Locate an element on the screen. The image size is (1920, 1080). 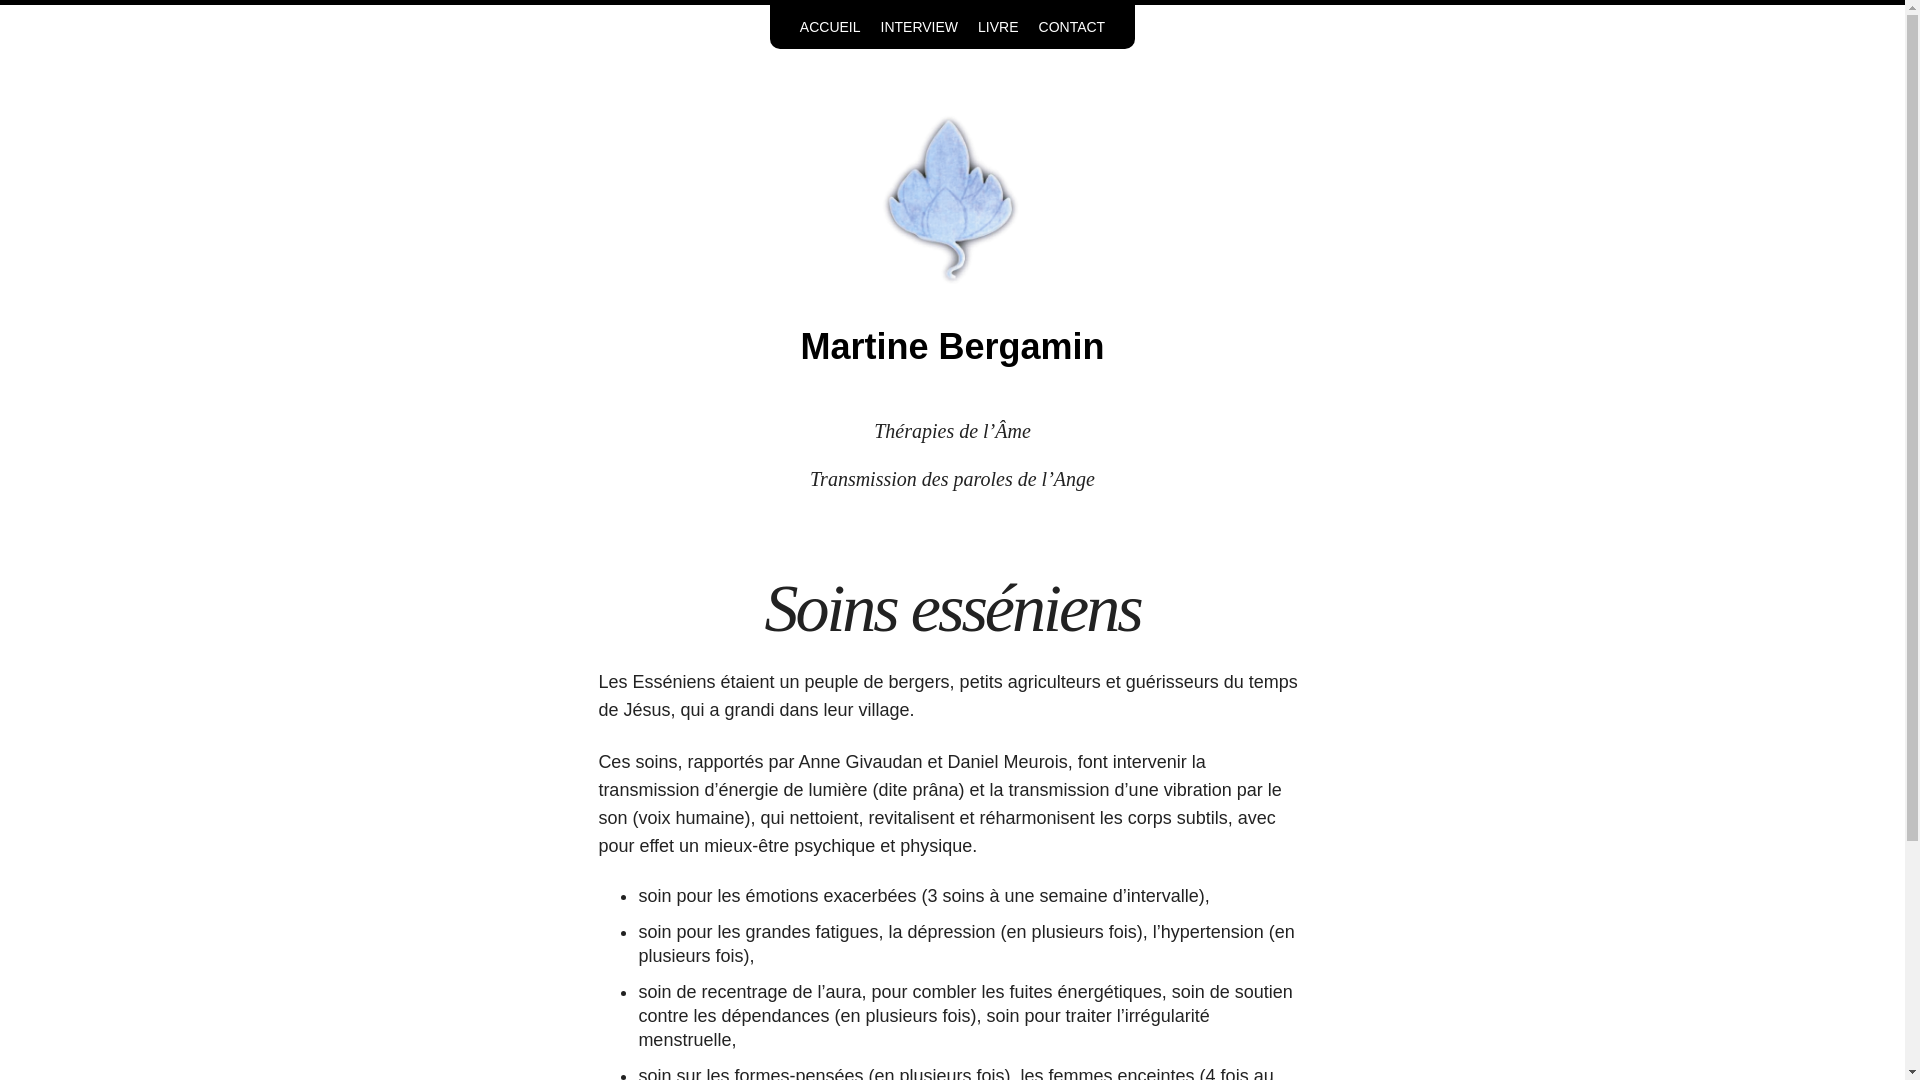
'Martine Bergamin' is located at coordinates (950, 197).